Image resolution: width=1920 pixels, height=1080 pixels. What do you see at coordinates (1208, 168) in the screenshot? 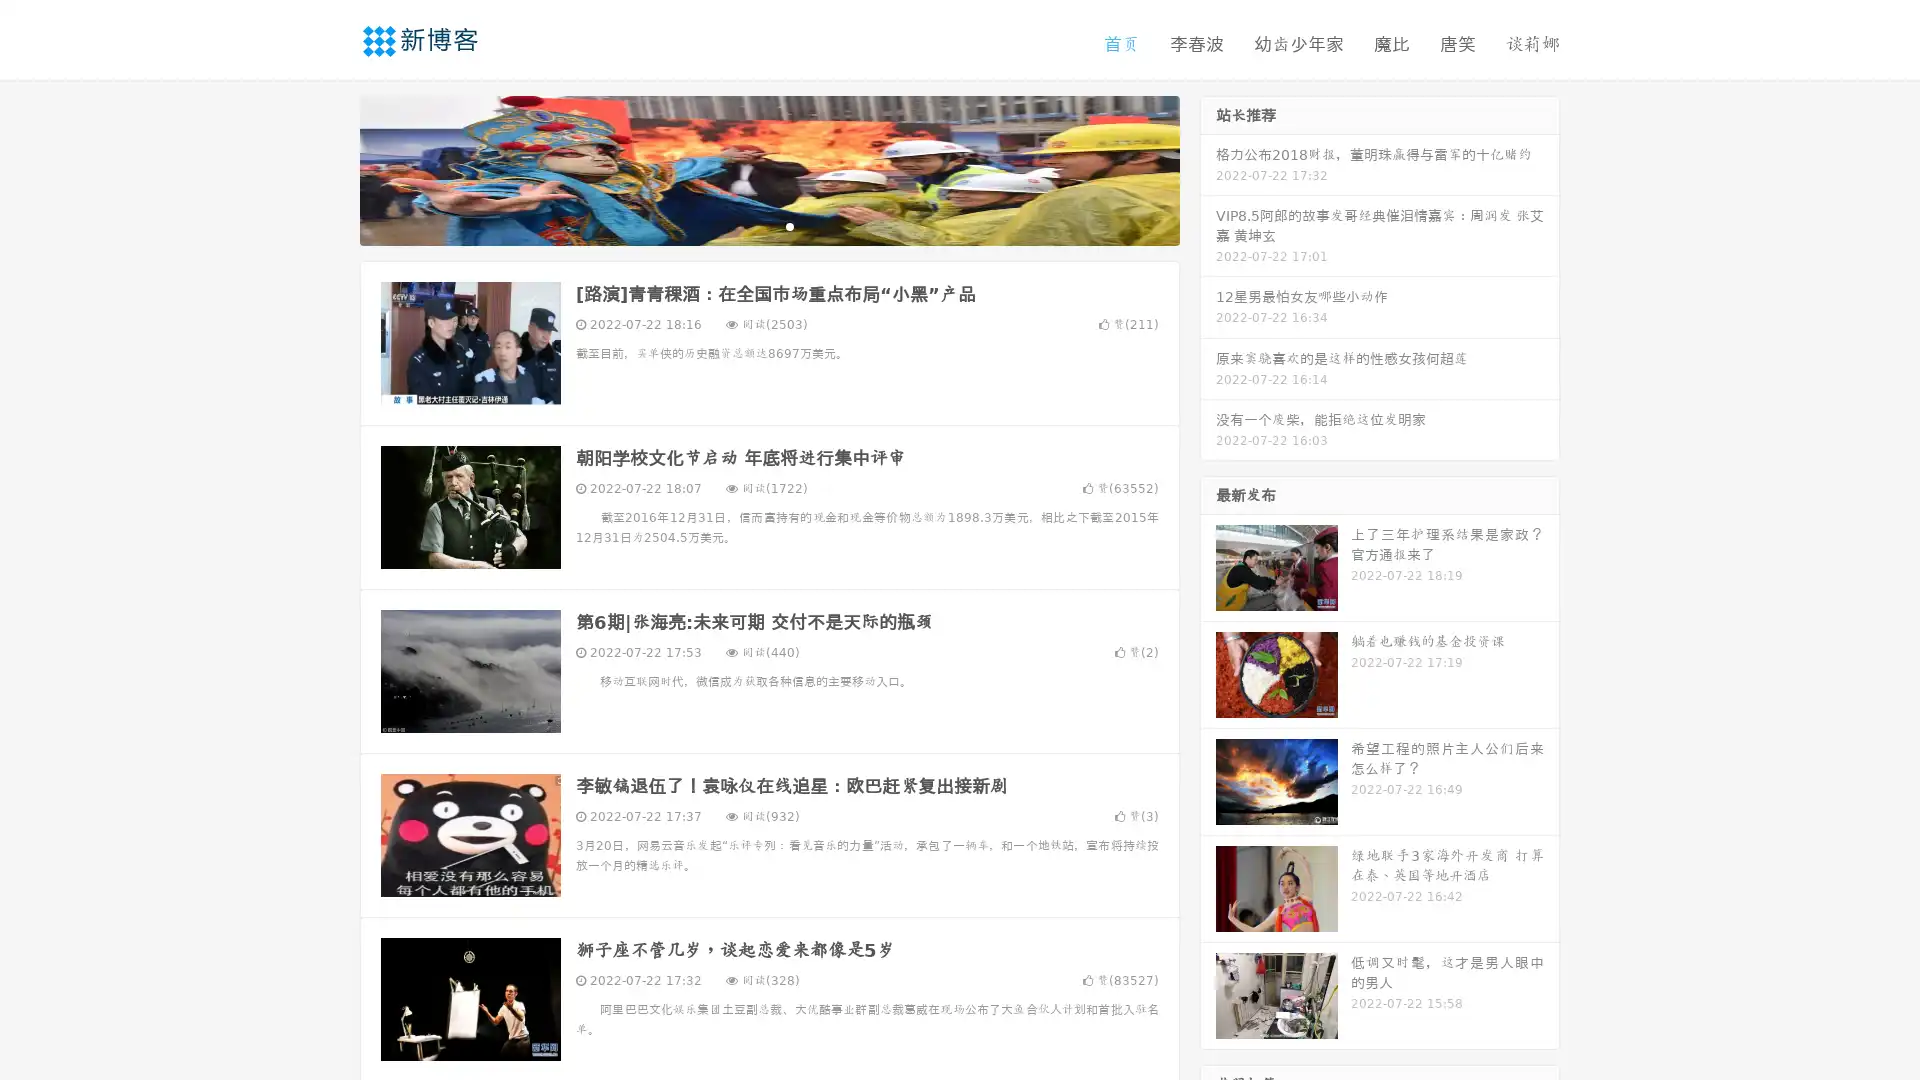
I see `Next slide` at bounding box center [1208, 168].